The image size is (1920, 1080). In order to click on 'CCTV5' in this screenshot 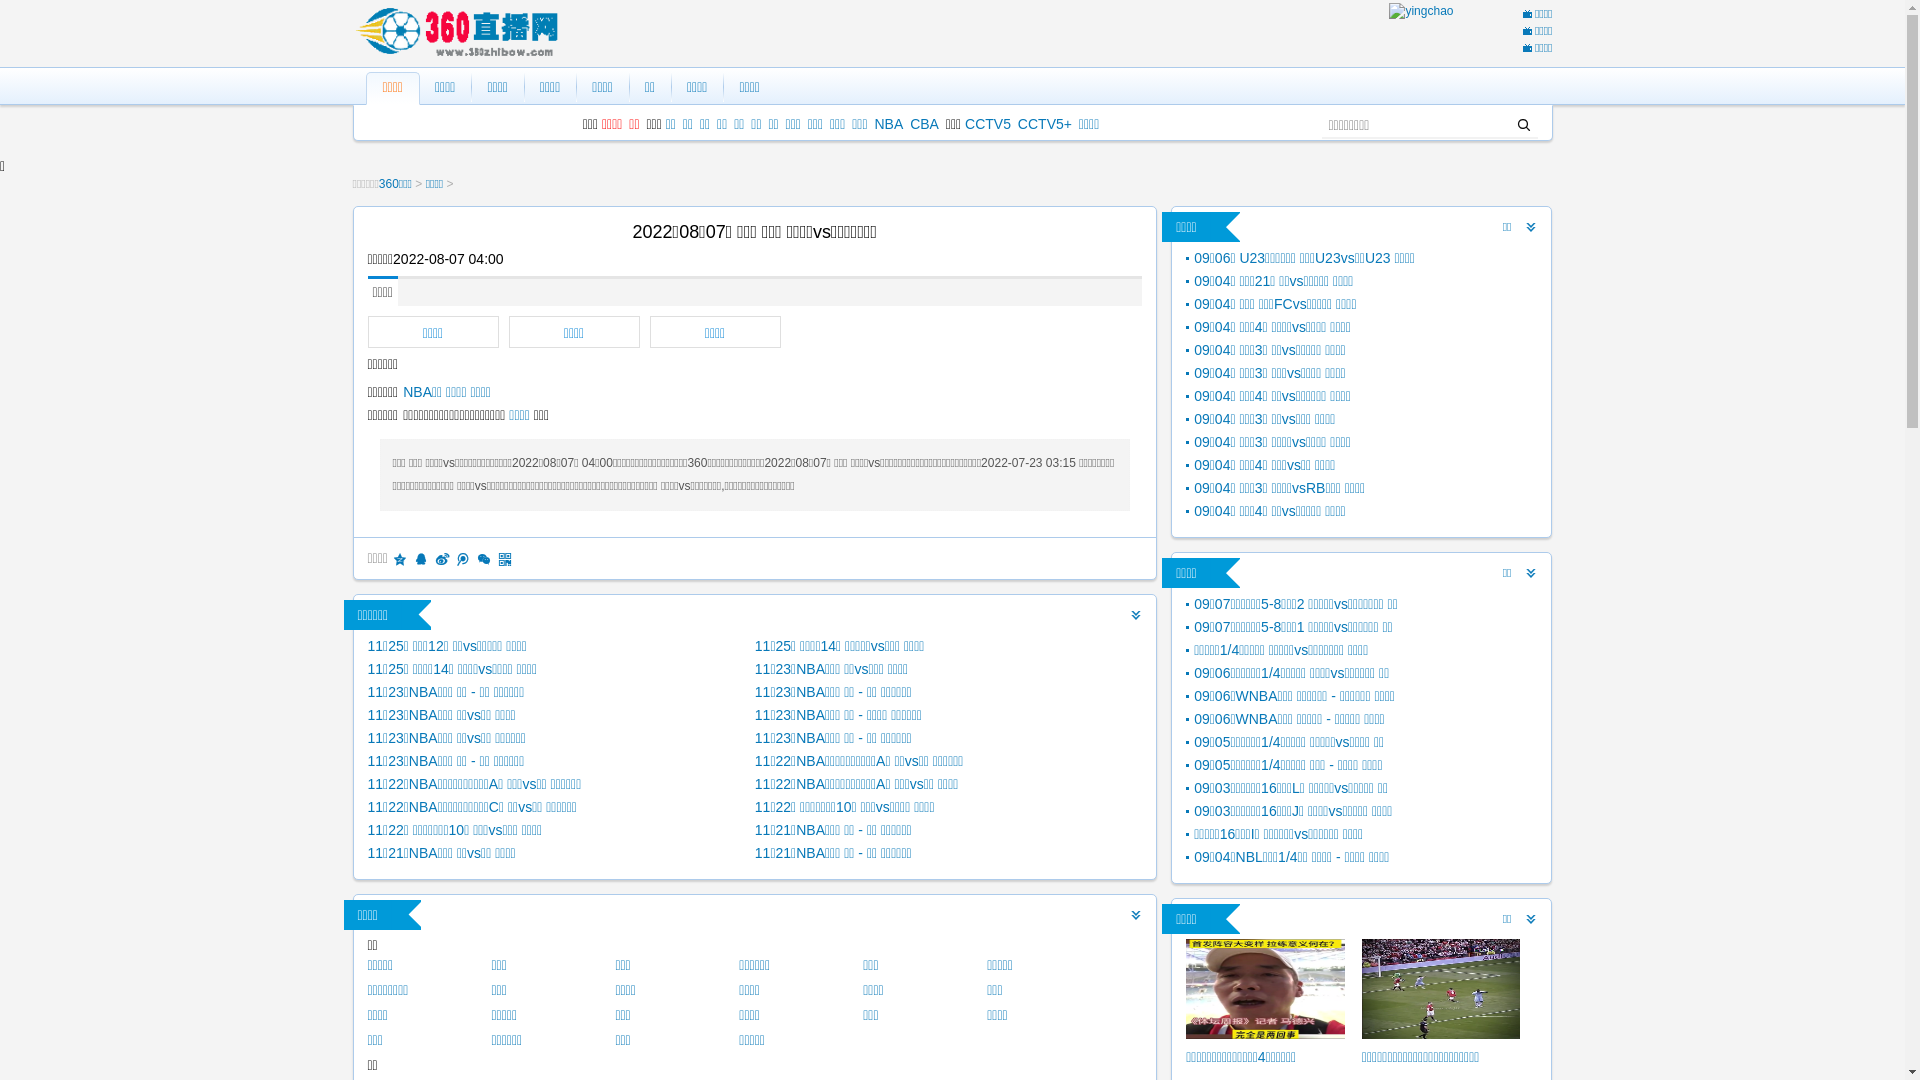, I will do `click(988, 123)`.